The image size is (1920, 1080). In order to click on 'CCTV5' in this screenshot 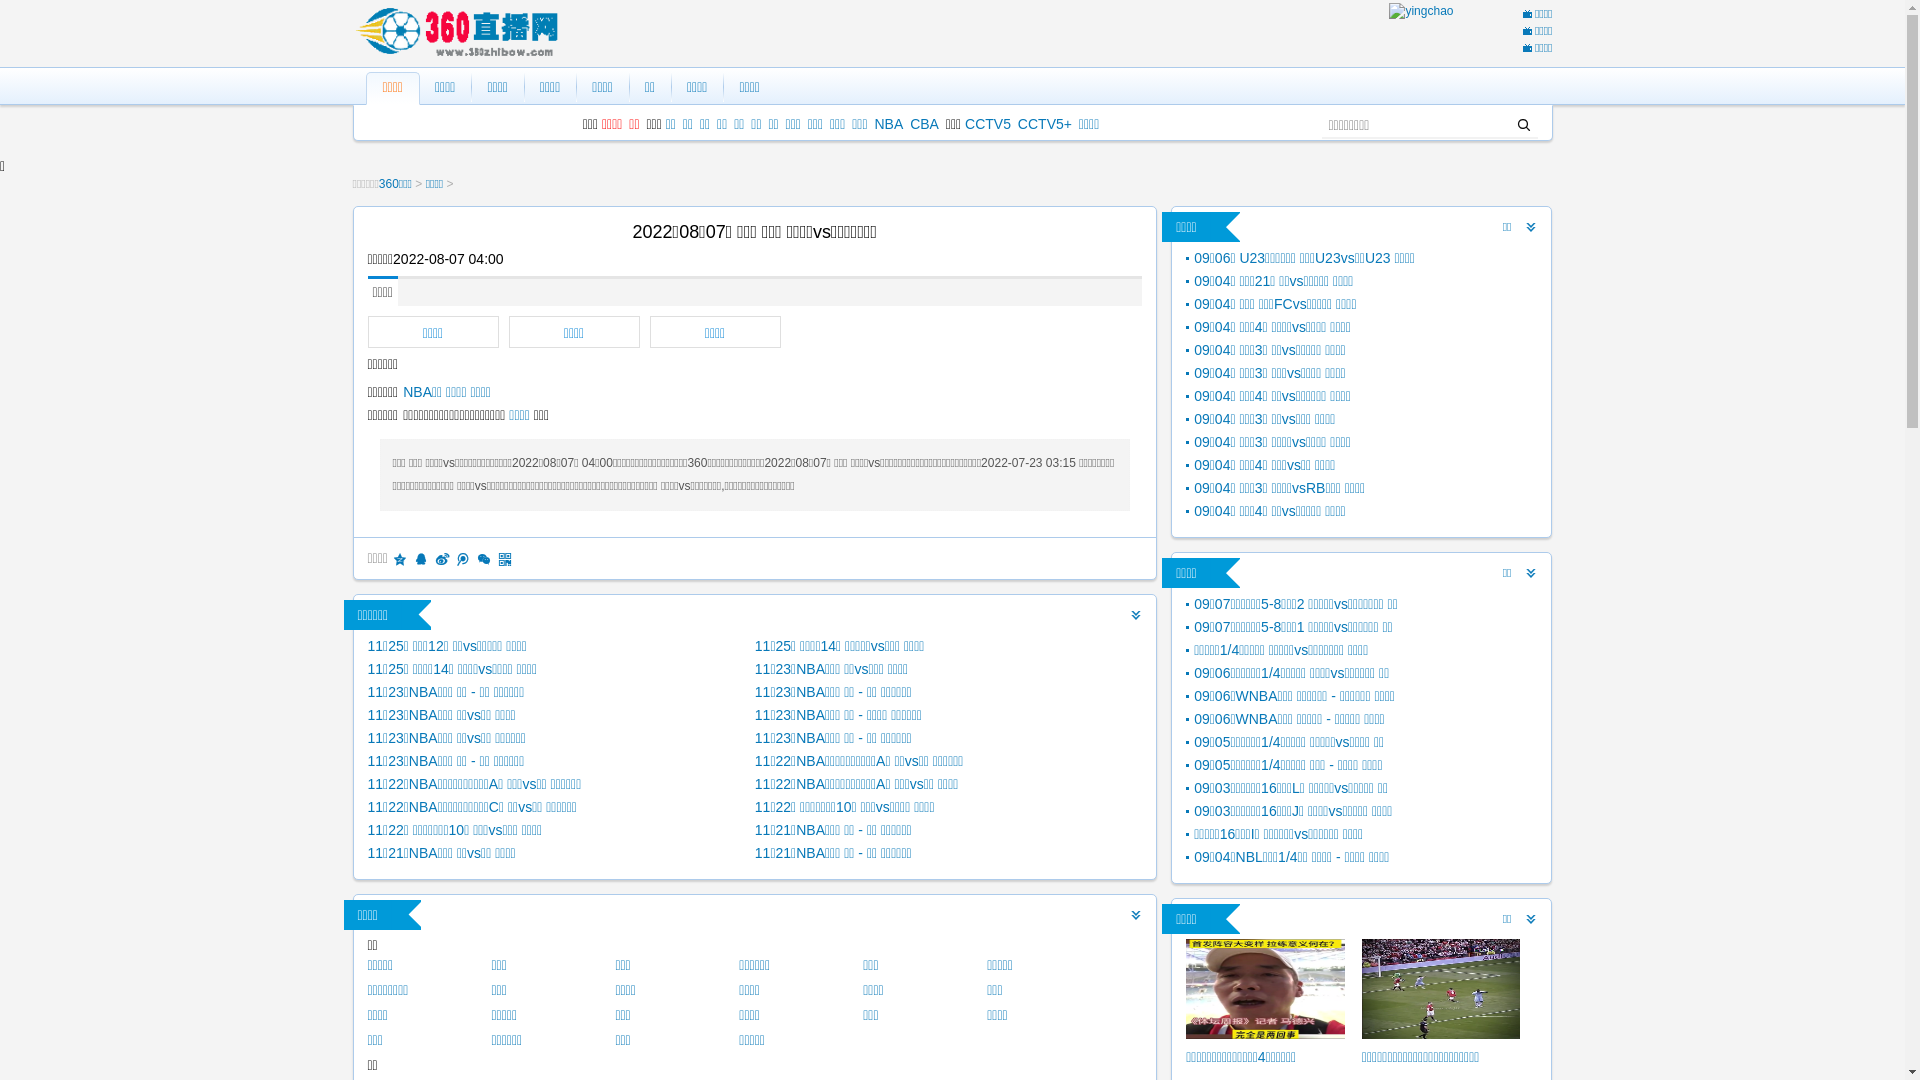, I will do `click(988, 123)`.